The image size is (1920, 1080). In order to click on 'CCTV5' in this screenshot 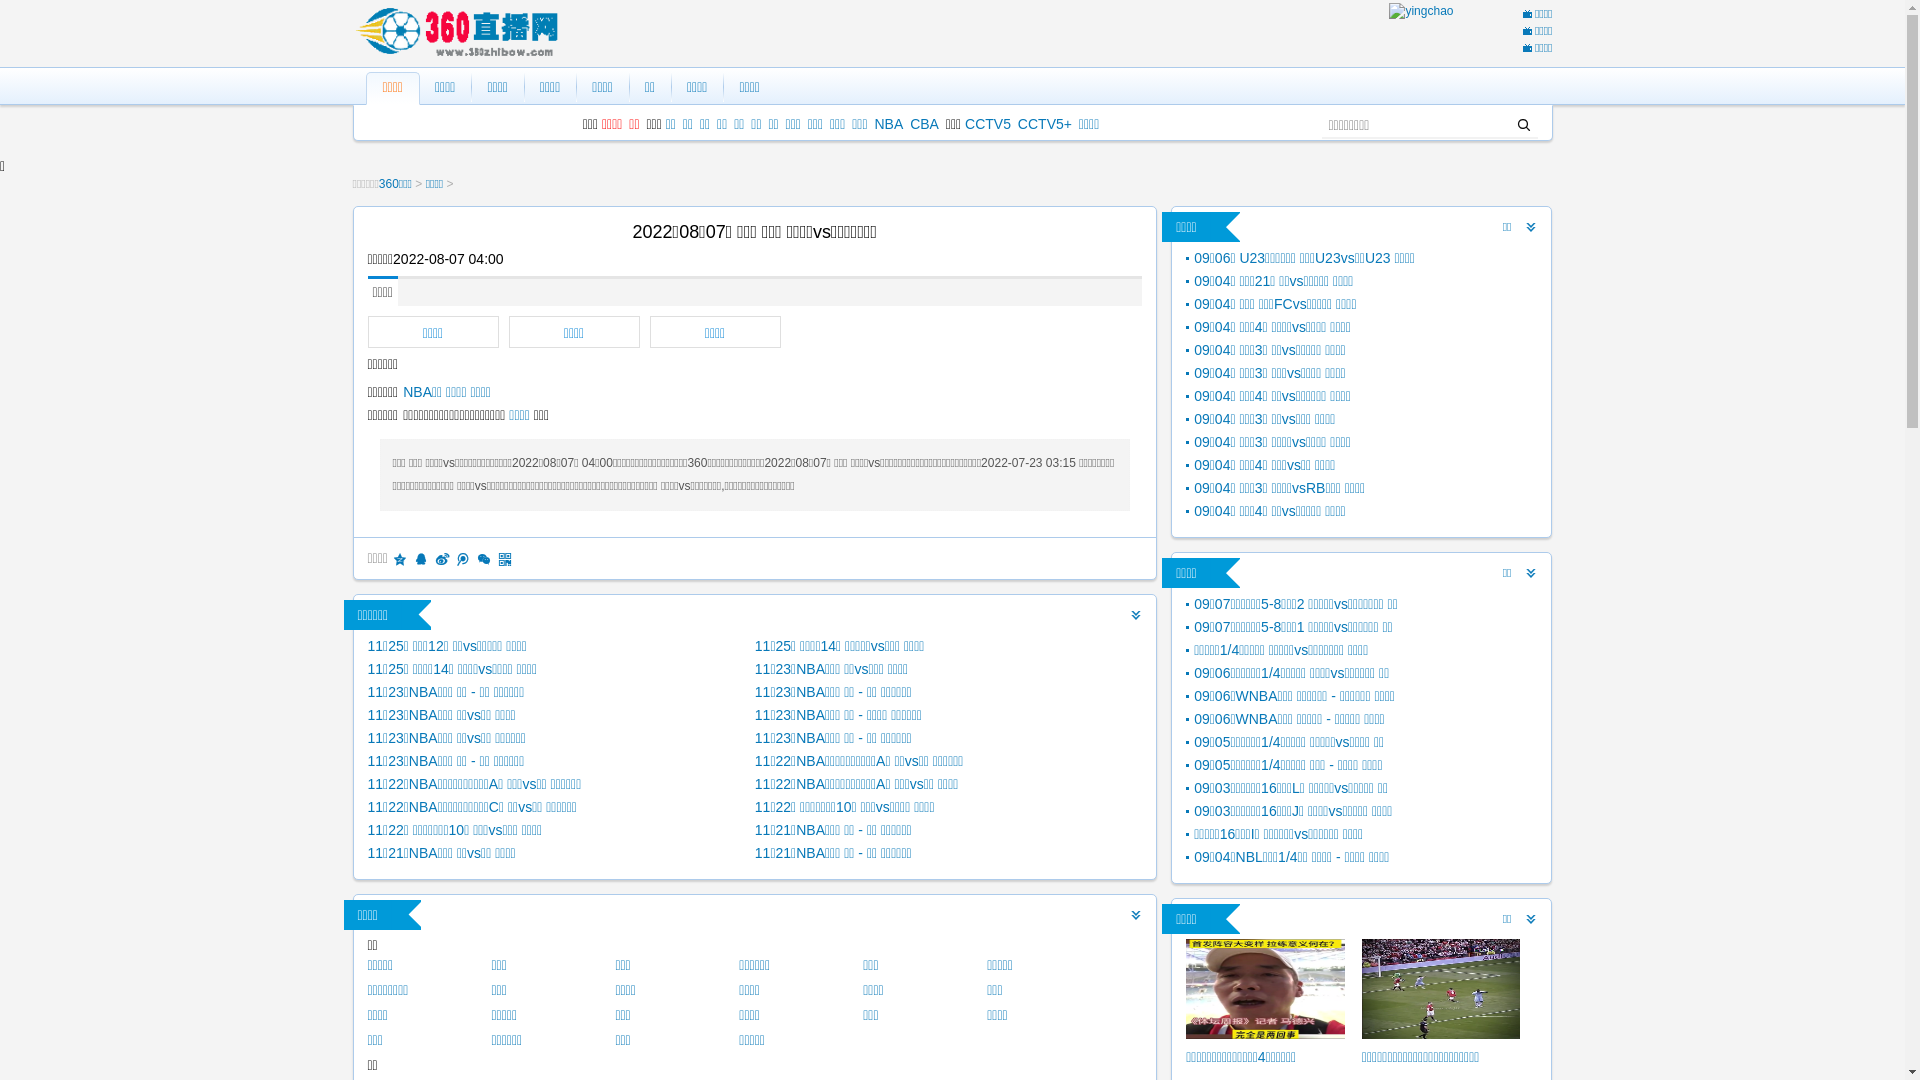, I will do `click(988, 123)`.